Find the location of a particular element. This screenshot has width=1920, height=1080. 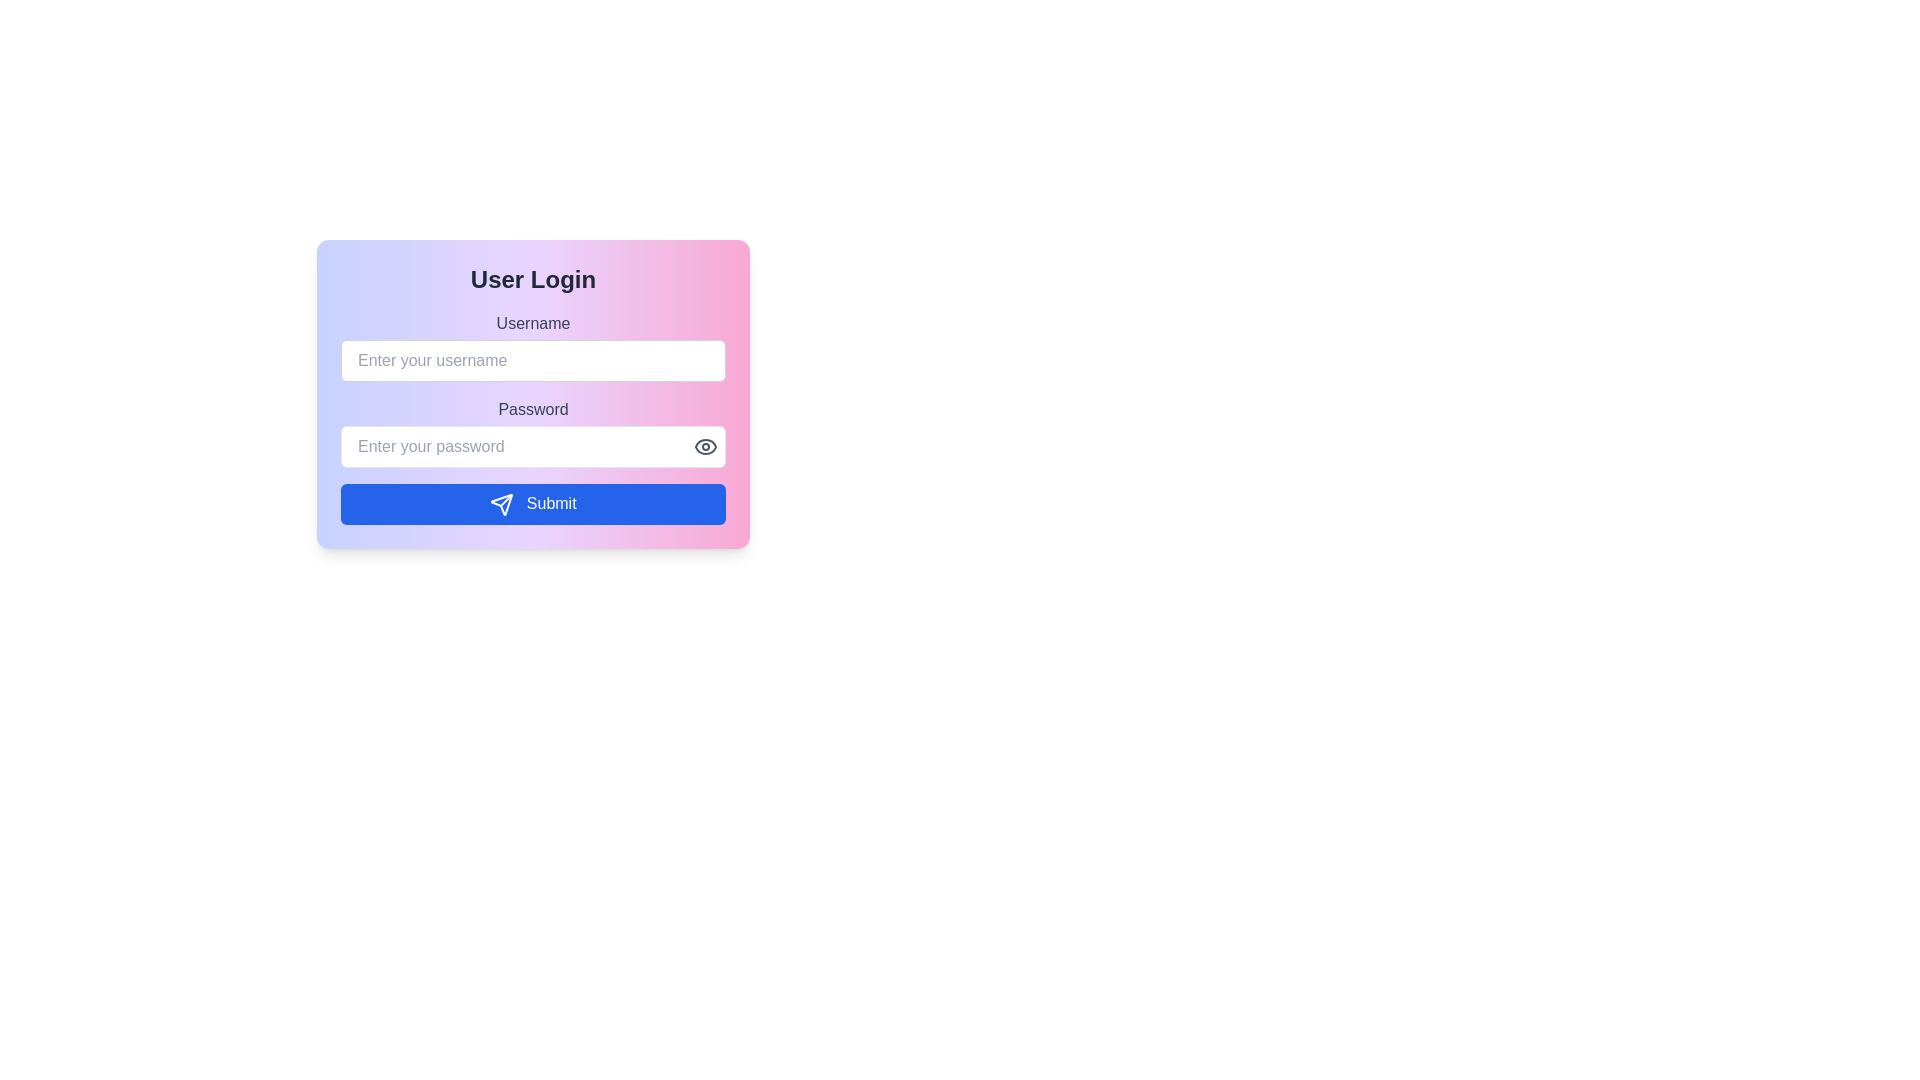

the 'Submit' button by clicking on the icon to trigger the submit action for the login form is located at coordinates (502, 503).